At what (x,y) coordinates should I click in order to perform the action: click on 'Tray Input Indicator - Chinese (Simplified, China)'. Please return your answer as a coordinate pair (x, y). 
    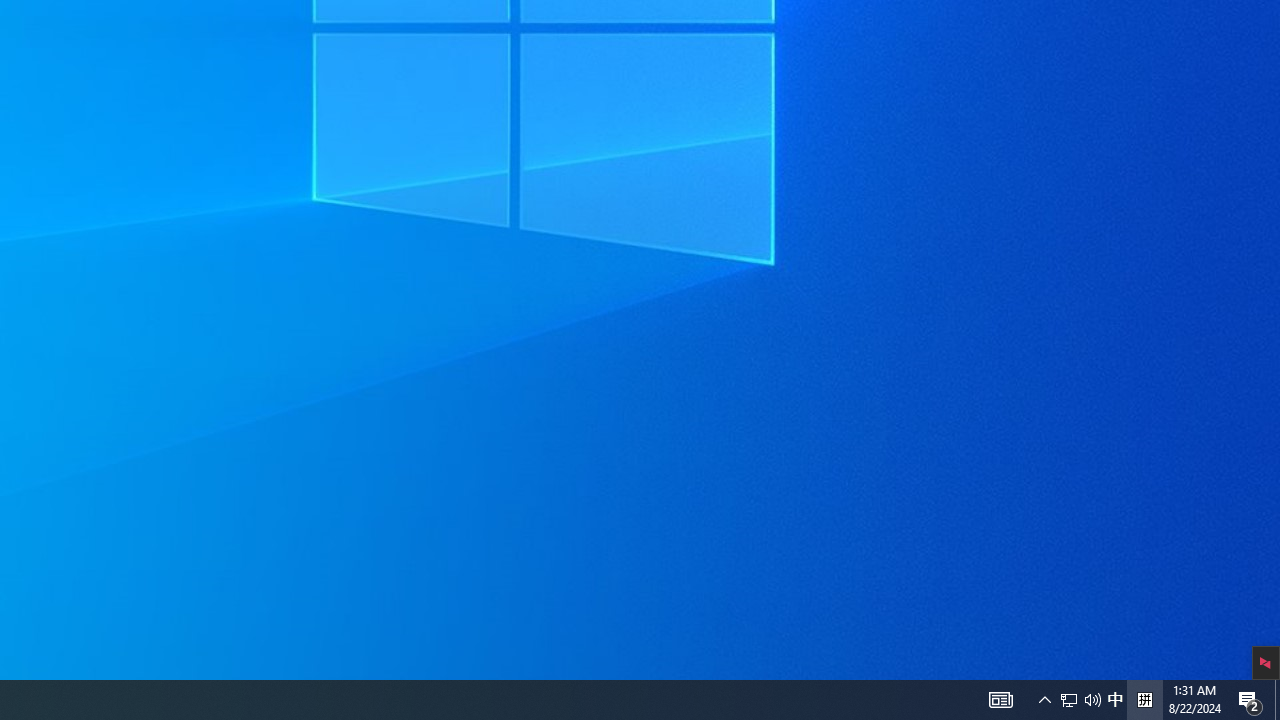
    Looking at the image, I should click on (1144, 698).